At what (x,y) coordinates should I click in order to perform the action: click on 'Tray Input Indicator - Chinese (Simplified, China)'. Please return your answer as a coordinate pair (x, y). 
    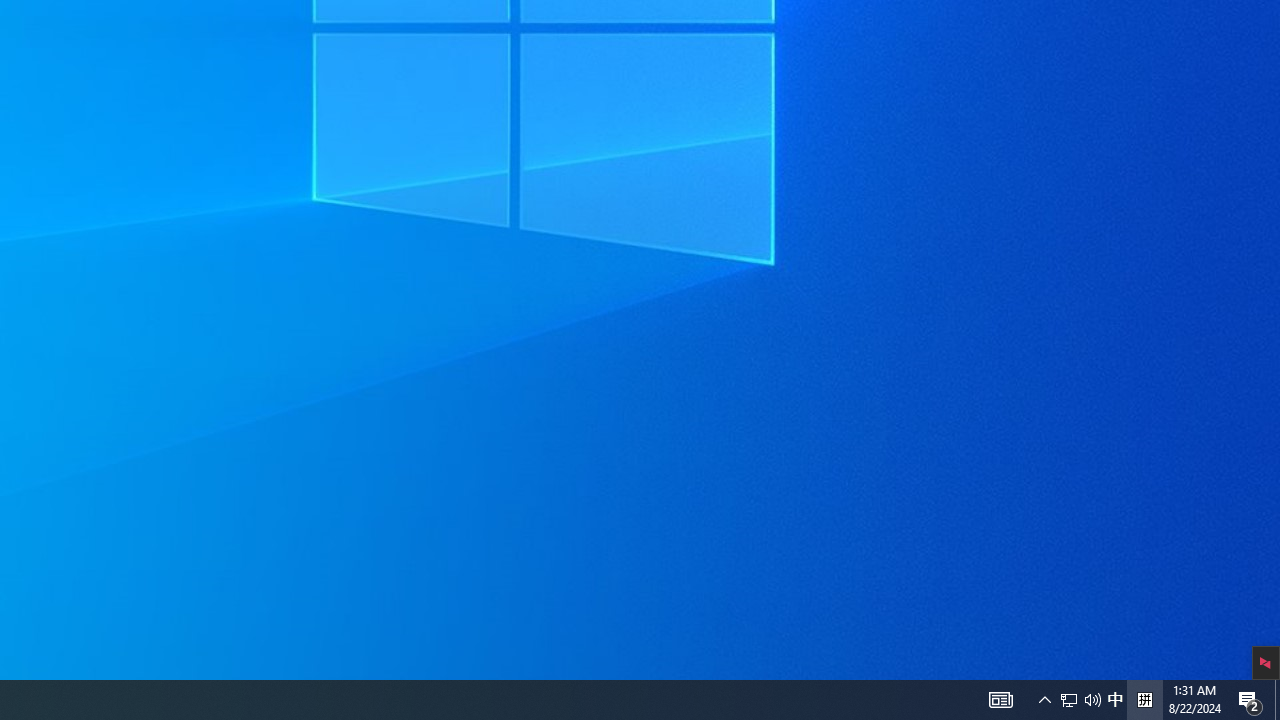
    Looking at the image, I should click on (1144, 698).